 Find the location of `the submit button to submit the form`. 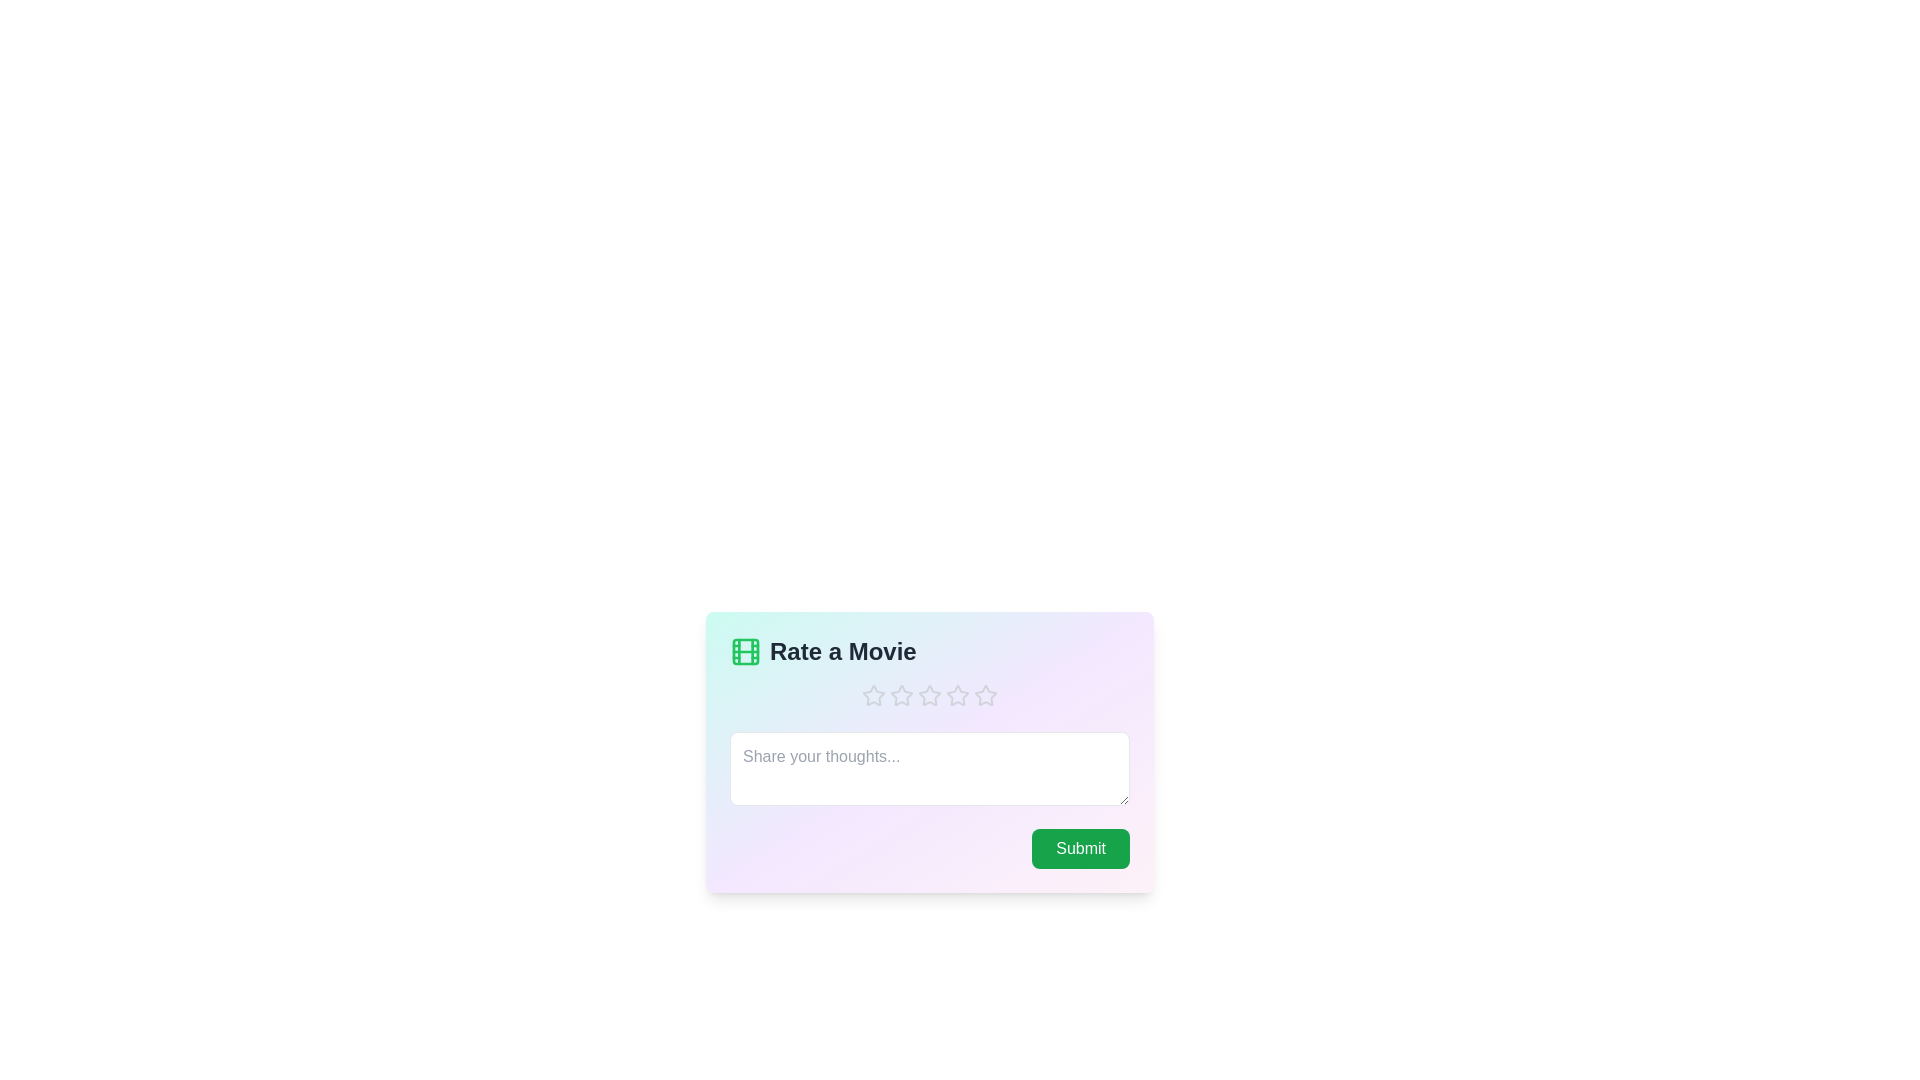

the submit button to submit the form is located at coordinates (1079, 848).